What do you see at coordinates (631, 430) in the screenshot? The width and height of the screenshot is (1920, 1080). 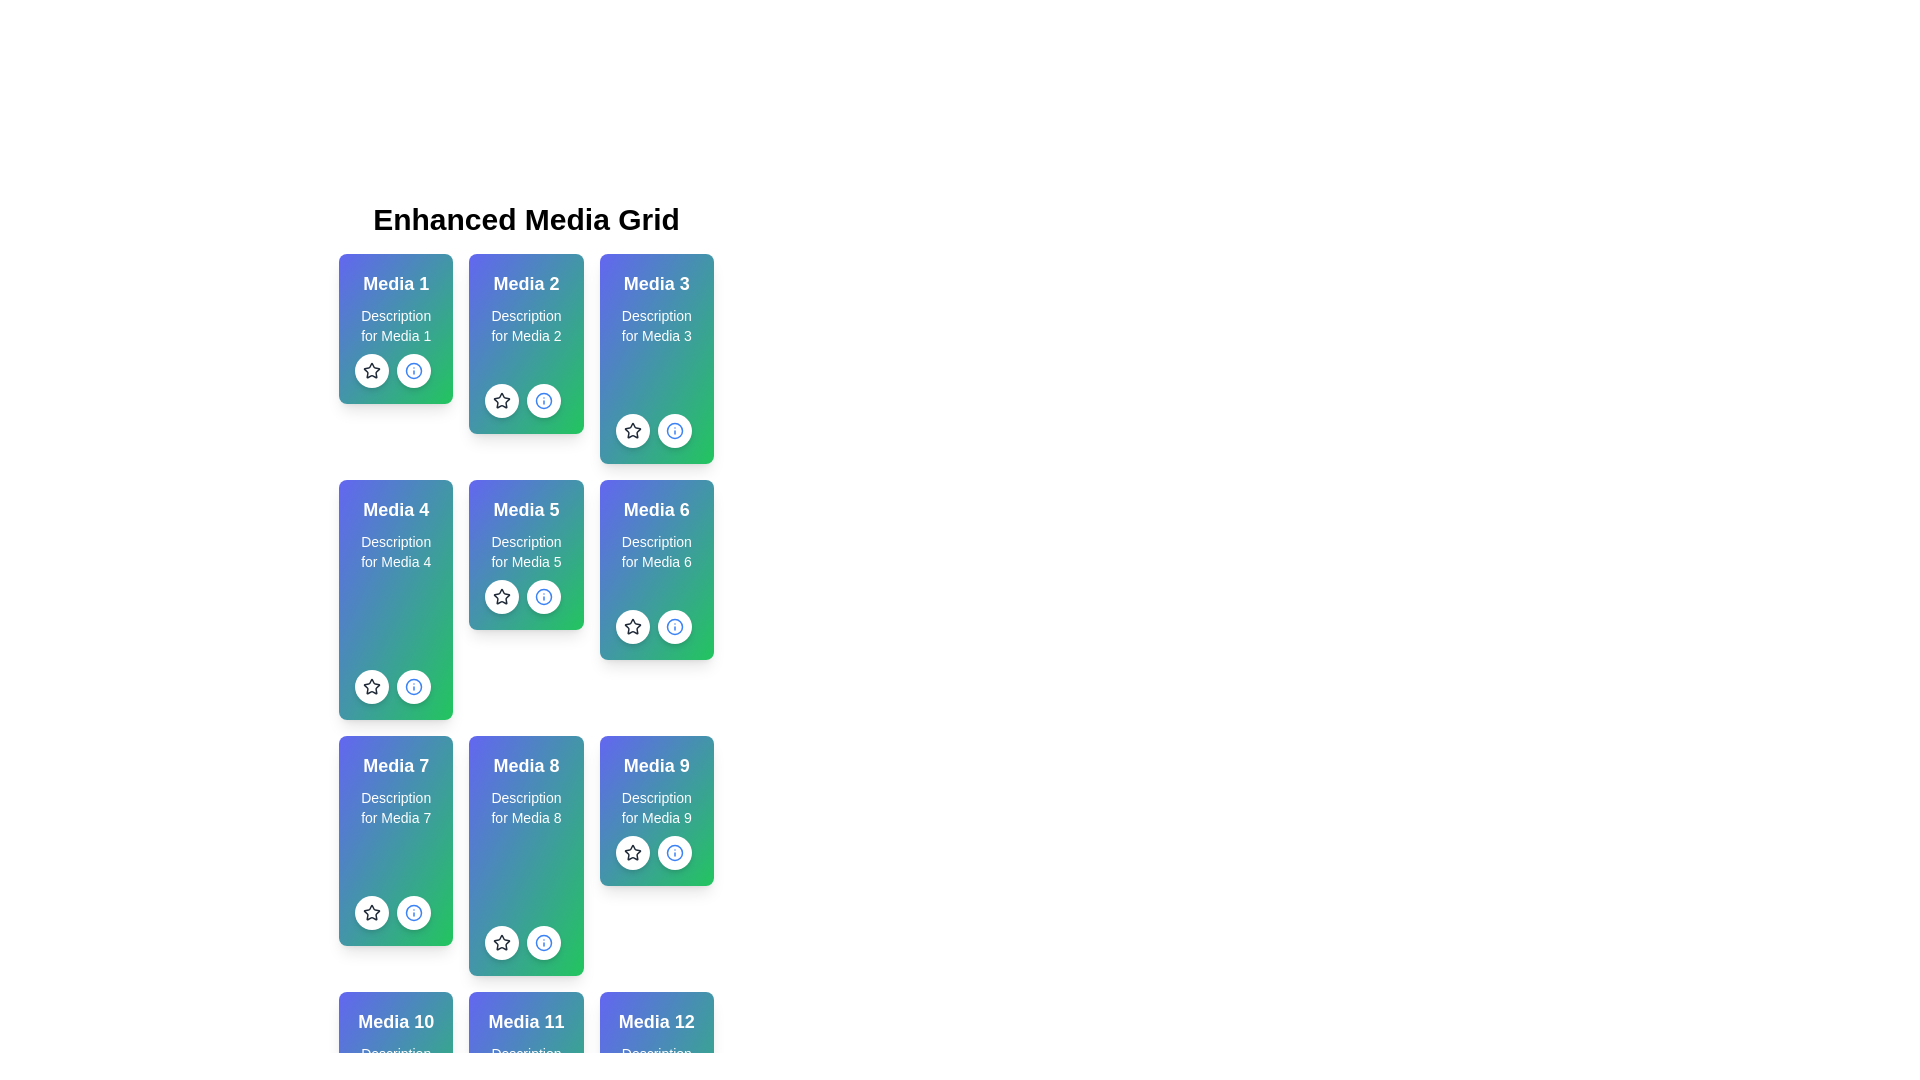 I see `the star-shaped icon with a hollow center located at the bottom left of the 'Media 3' card` at bounding box center [631, 430].